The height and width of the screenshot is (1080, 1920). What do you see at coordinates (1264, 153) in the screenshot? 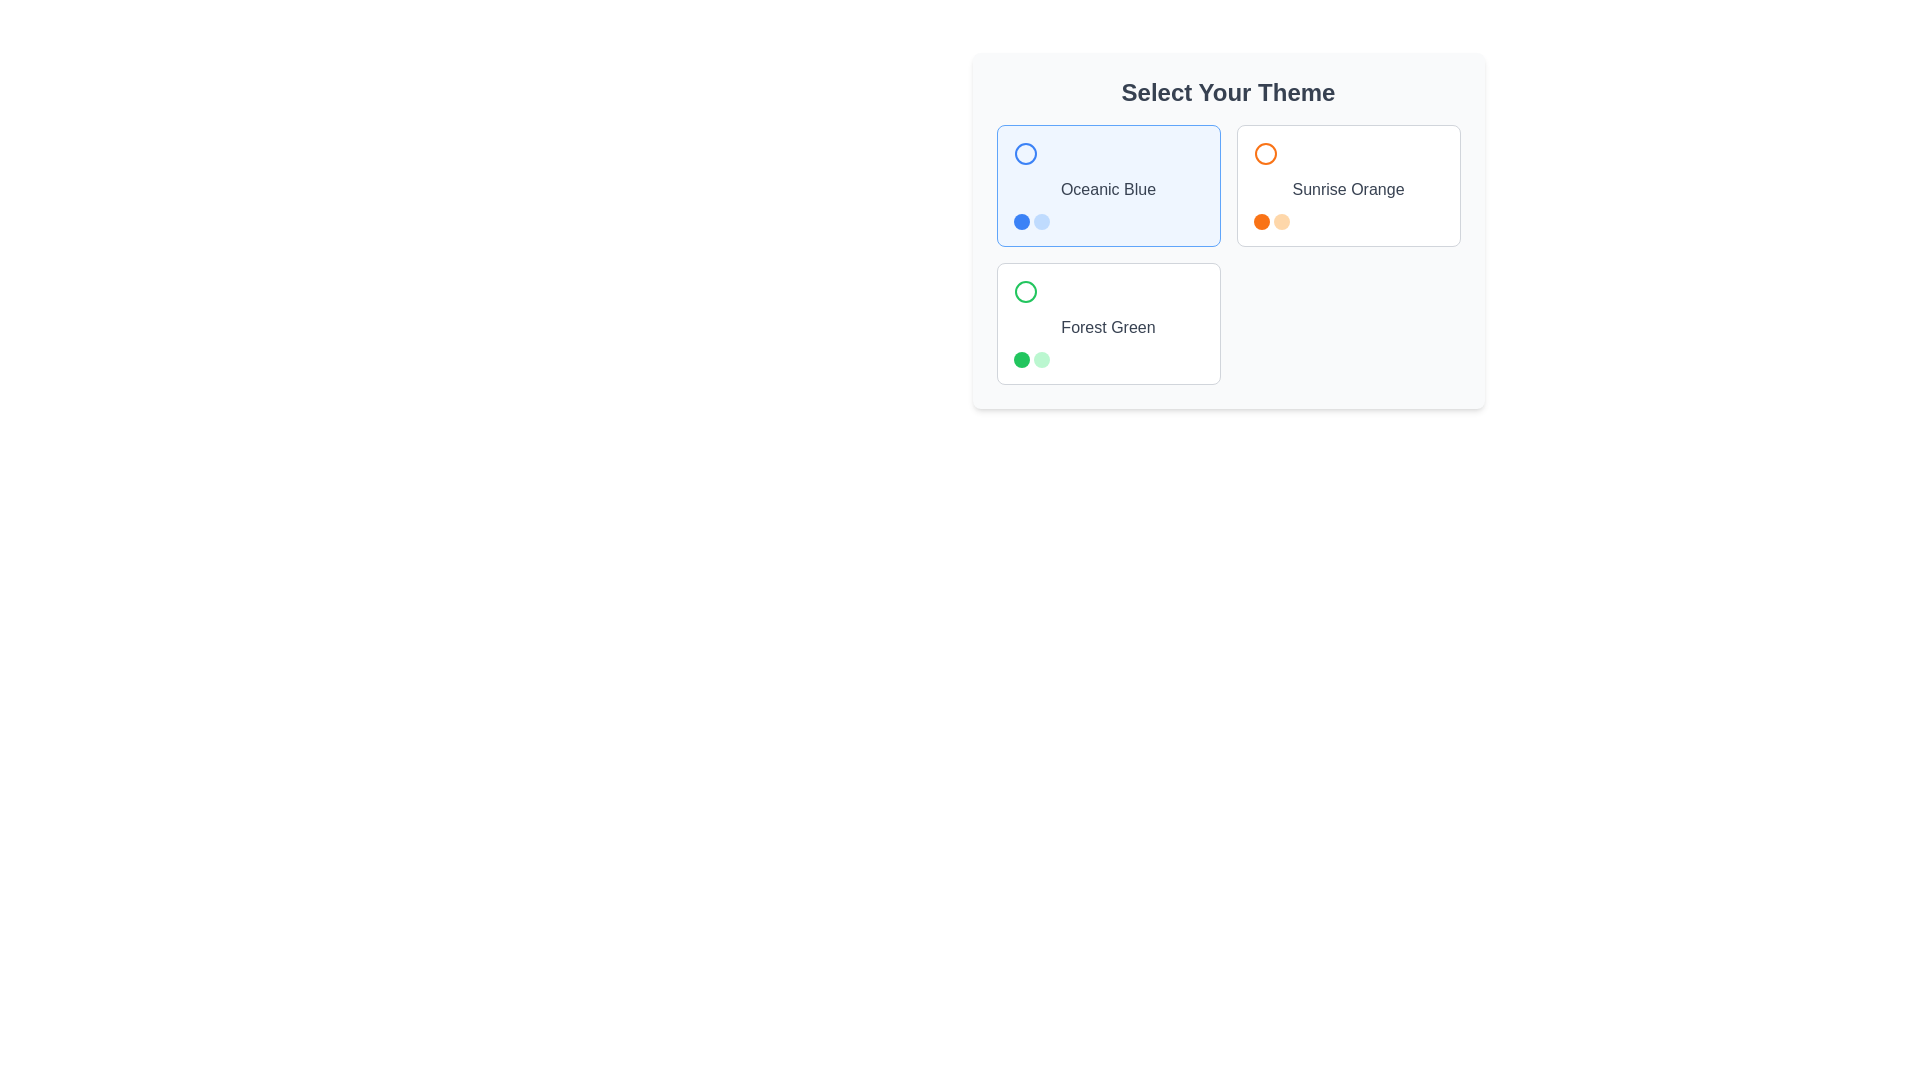
I see `the circular icon with a bright orange stroke located in the top section of the 'Sunrise Orange' card in the theme selection interface` at bounding box center [1264, 153].